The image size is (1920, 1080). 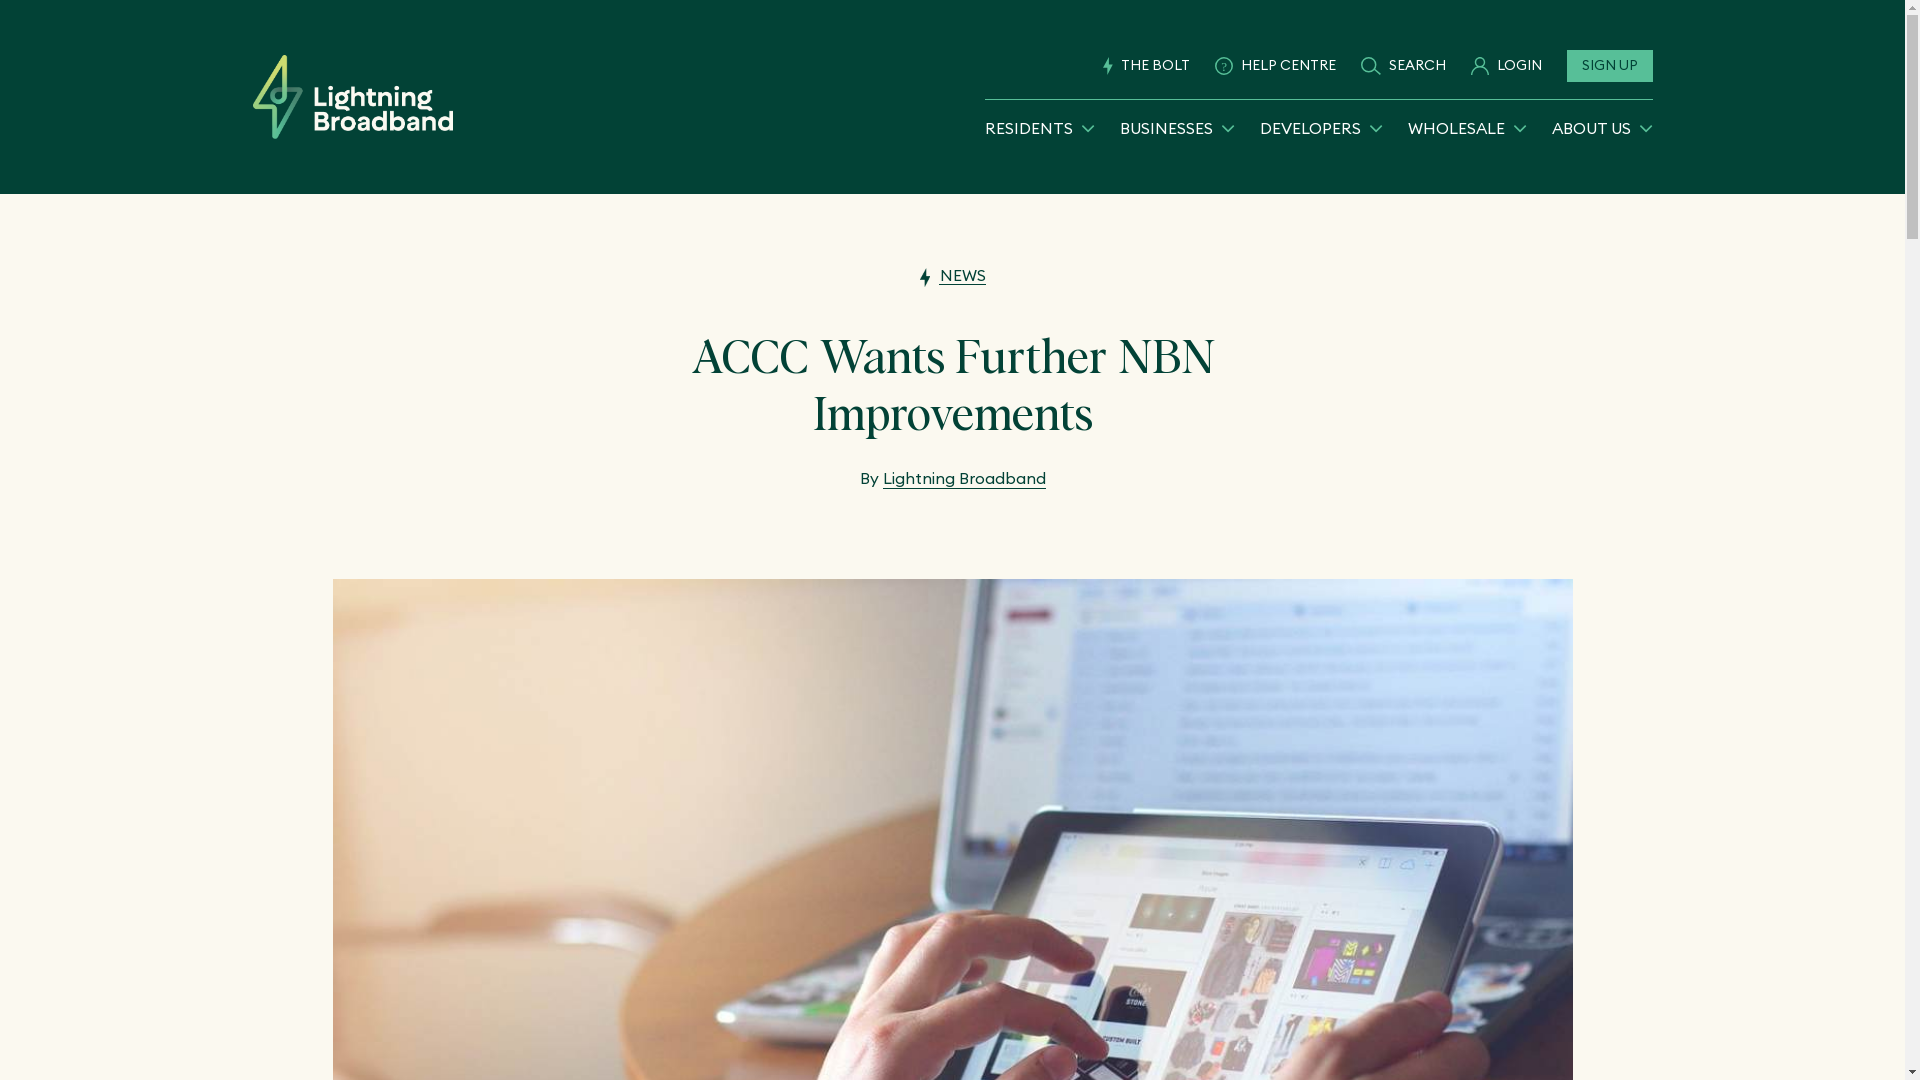 I want to click on 'LOGIN', so click(x=1505, y=64).